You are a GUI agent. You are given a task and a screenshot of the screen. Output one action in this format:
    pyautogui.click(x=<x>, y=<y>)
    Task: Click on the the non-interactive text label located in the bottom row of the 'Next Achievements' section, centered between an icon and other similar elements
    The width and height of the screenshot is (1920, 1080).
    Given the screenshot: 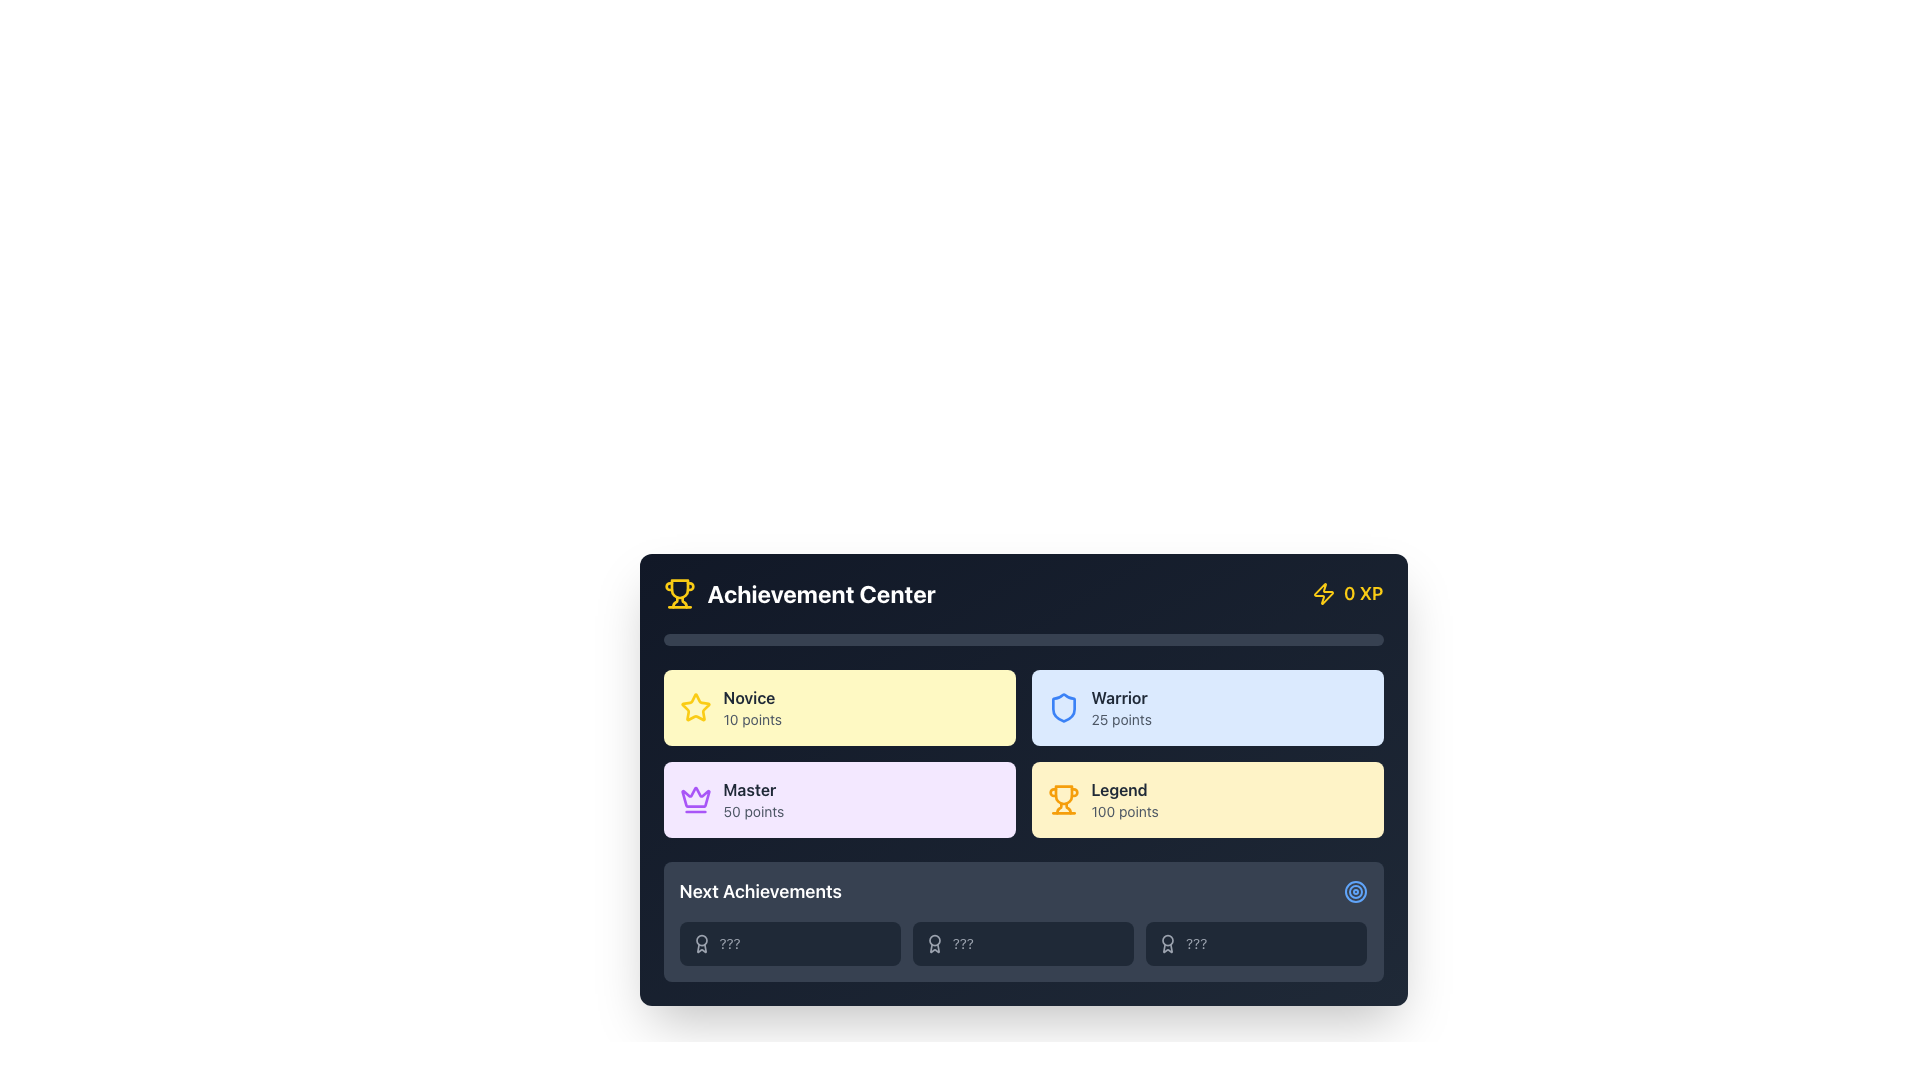 What is the action you would take?
    pyautogui.click(x=728, y=944)
    